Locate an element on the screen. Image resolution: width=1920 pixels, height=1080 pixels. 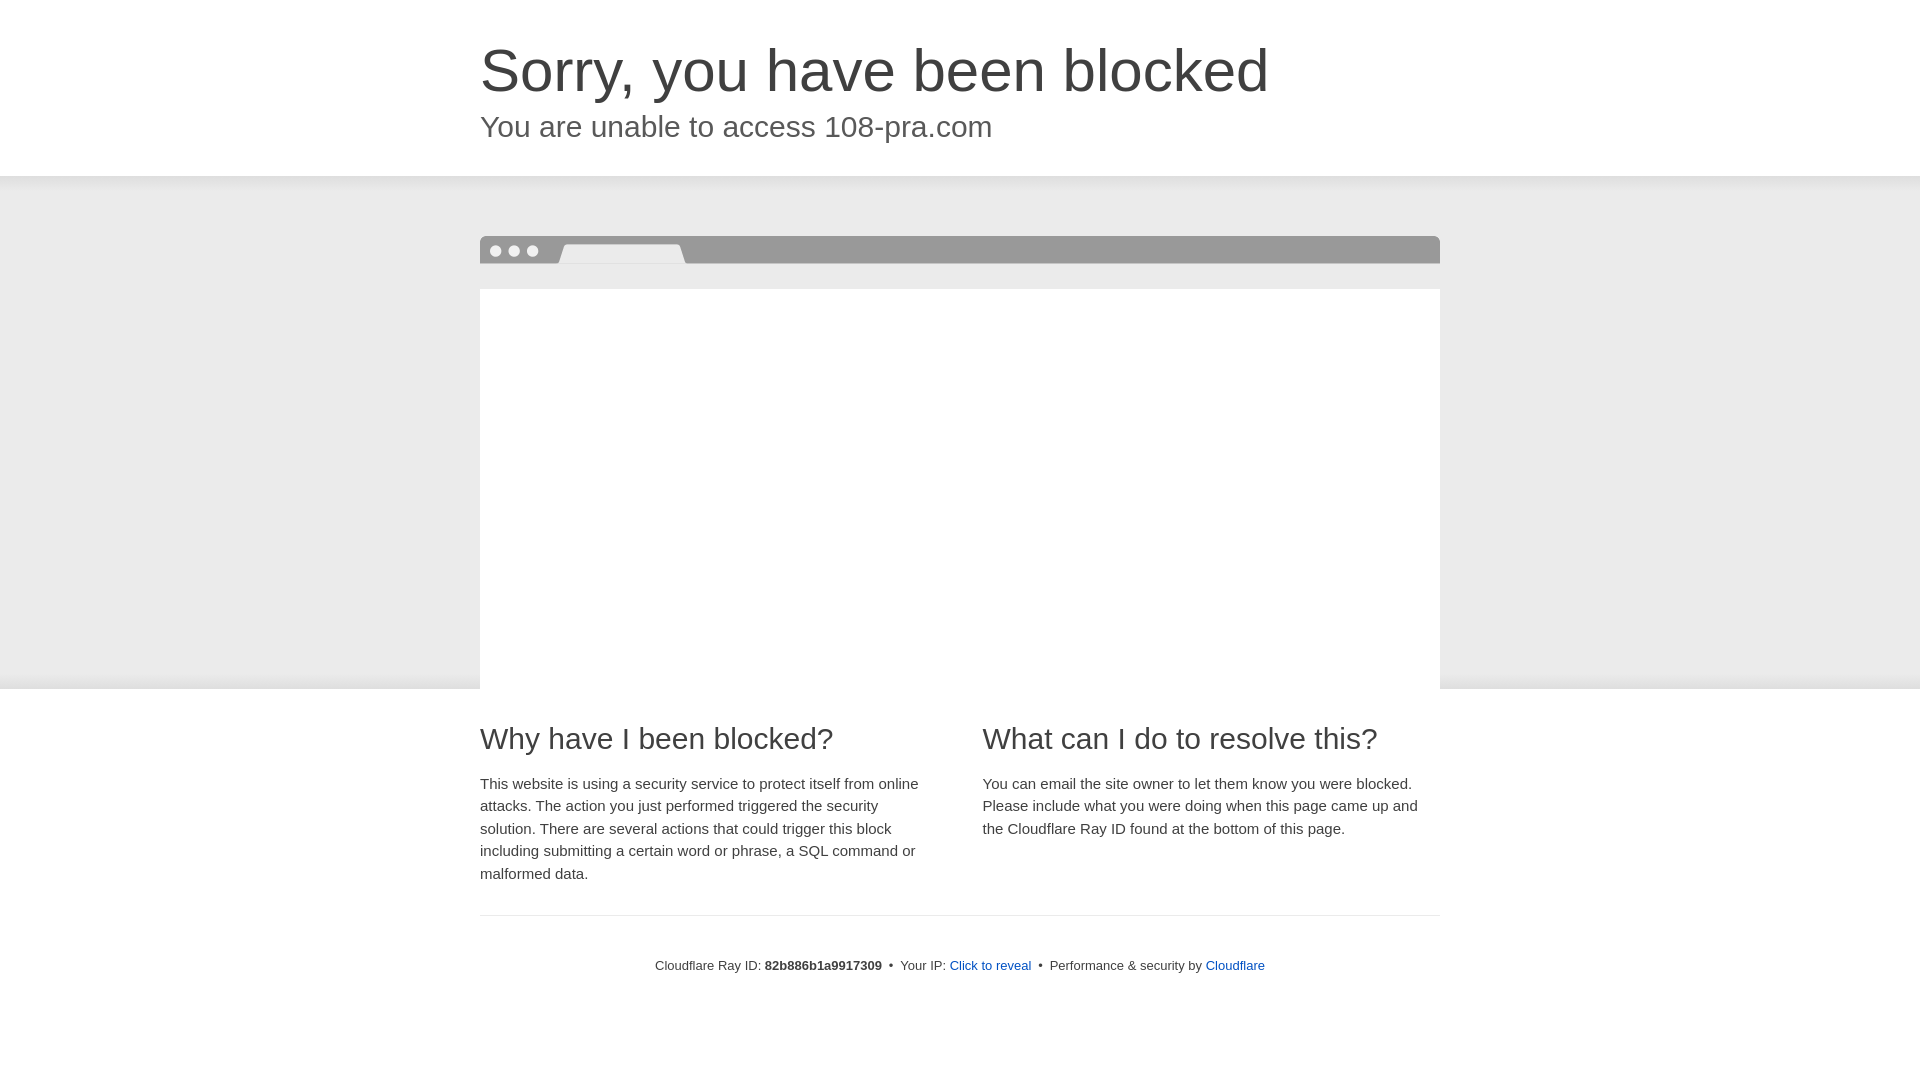
'Click to reveal' is located at coordinates (990, 964).